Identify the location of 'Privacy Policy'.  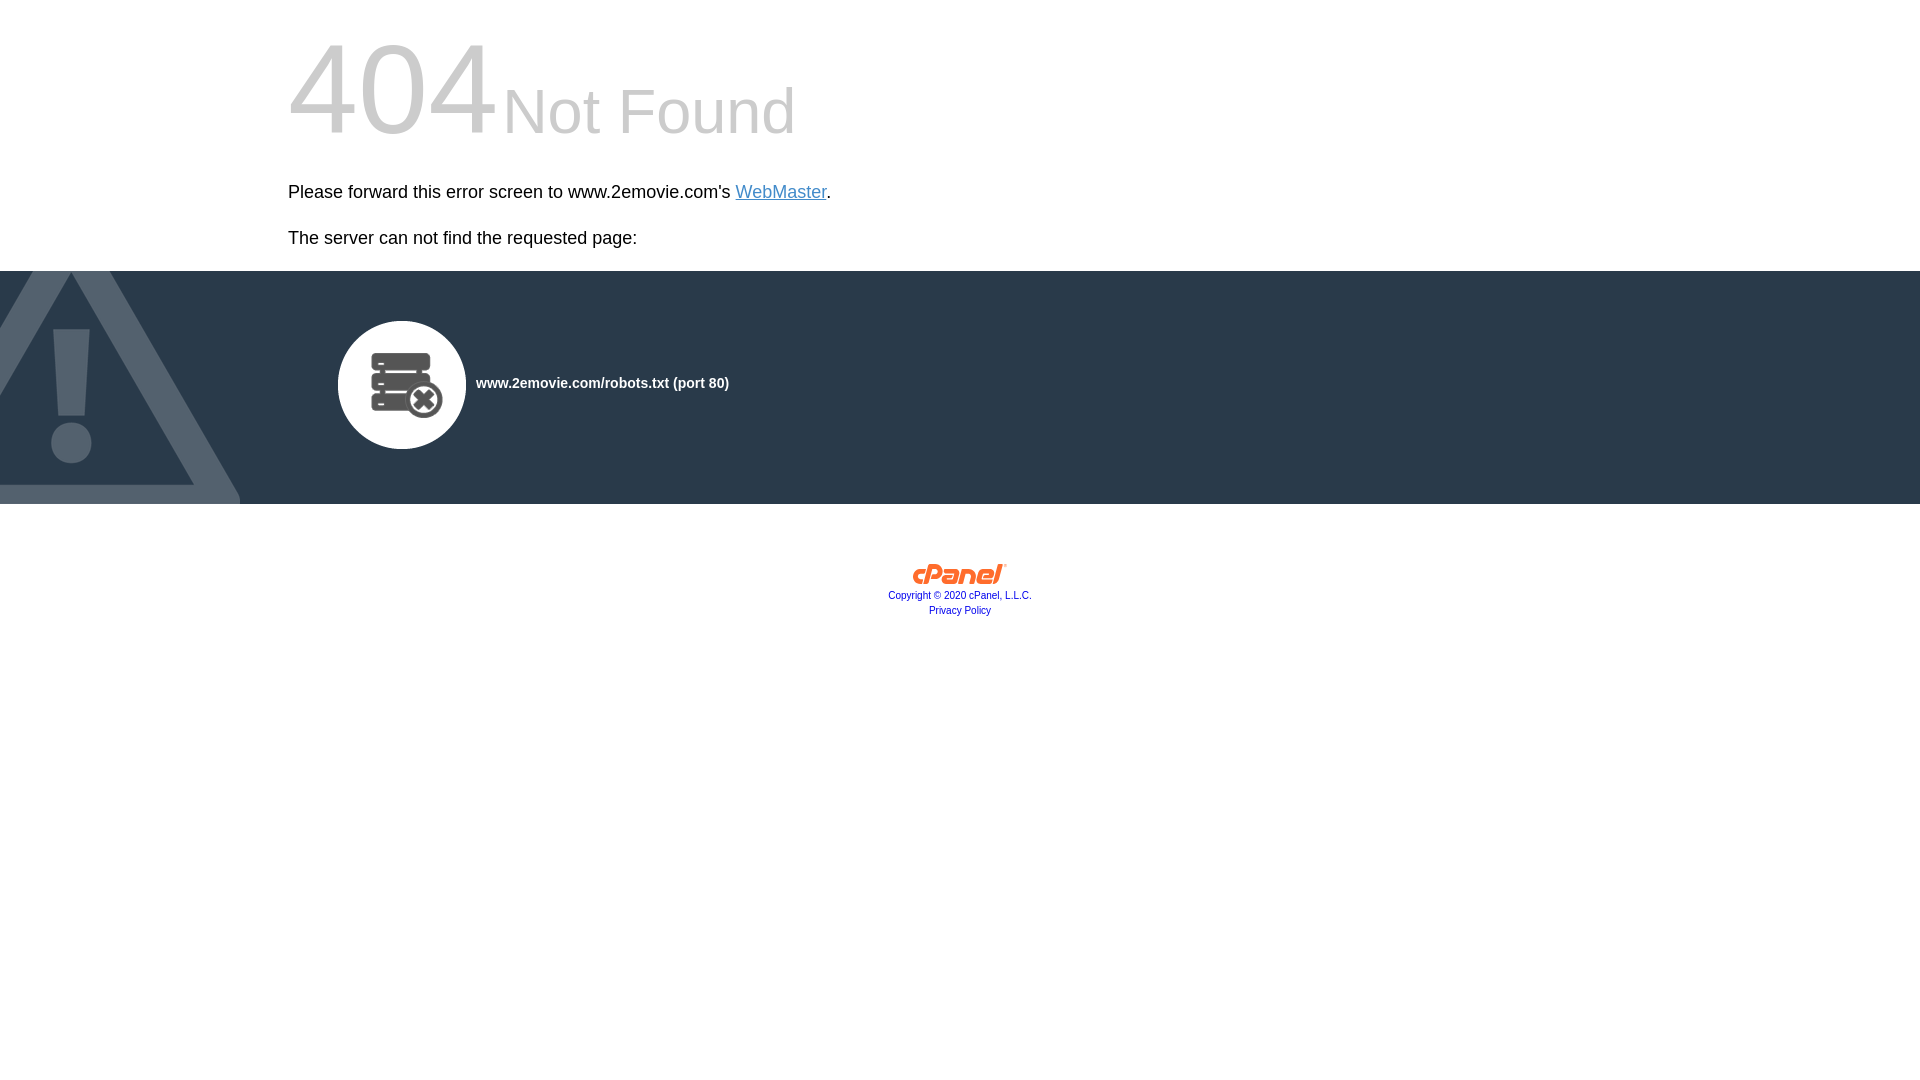
(928, 609).